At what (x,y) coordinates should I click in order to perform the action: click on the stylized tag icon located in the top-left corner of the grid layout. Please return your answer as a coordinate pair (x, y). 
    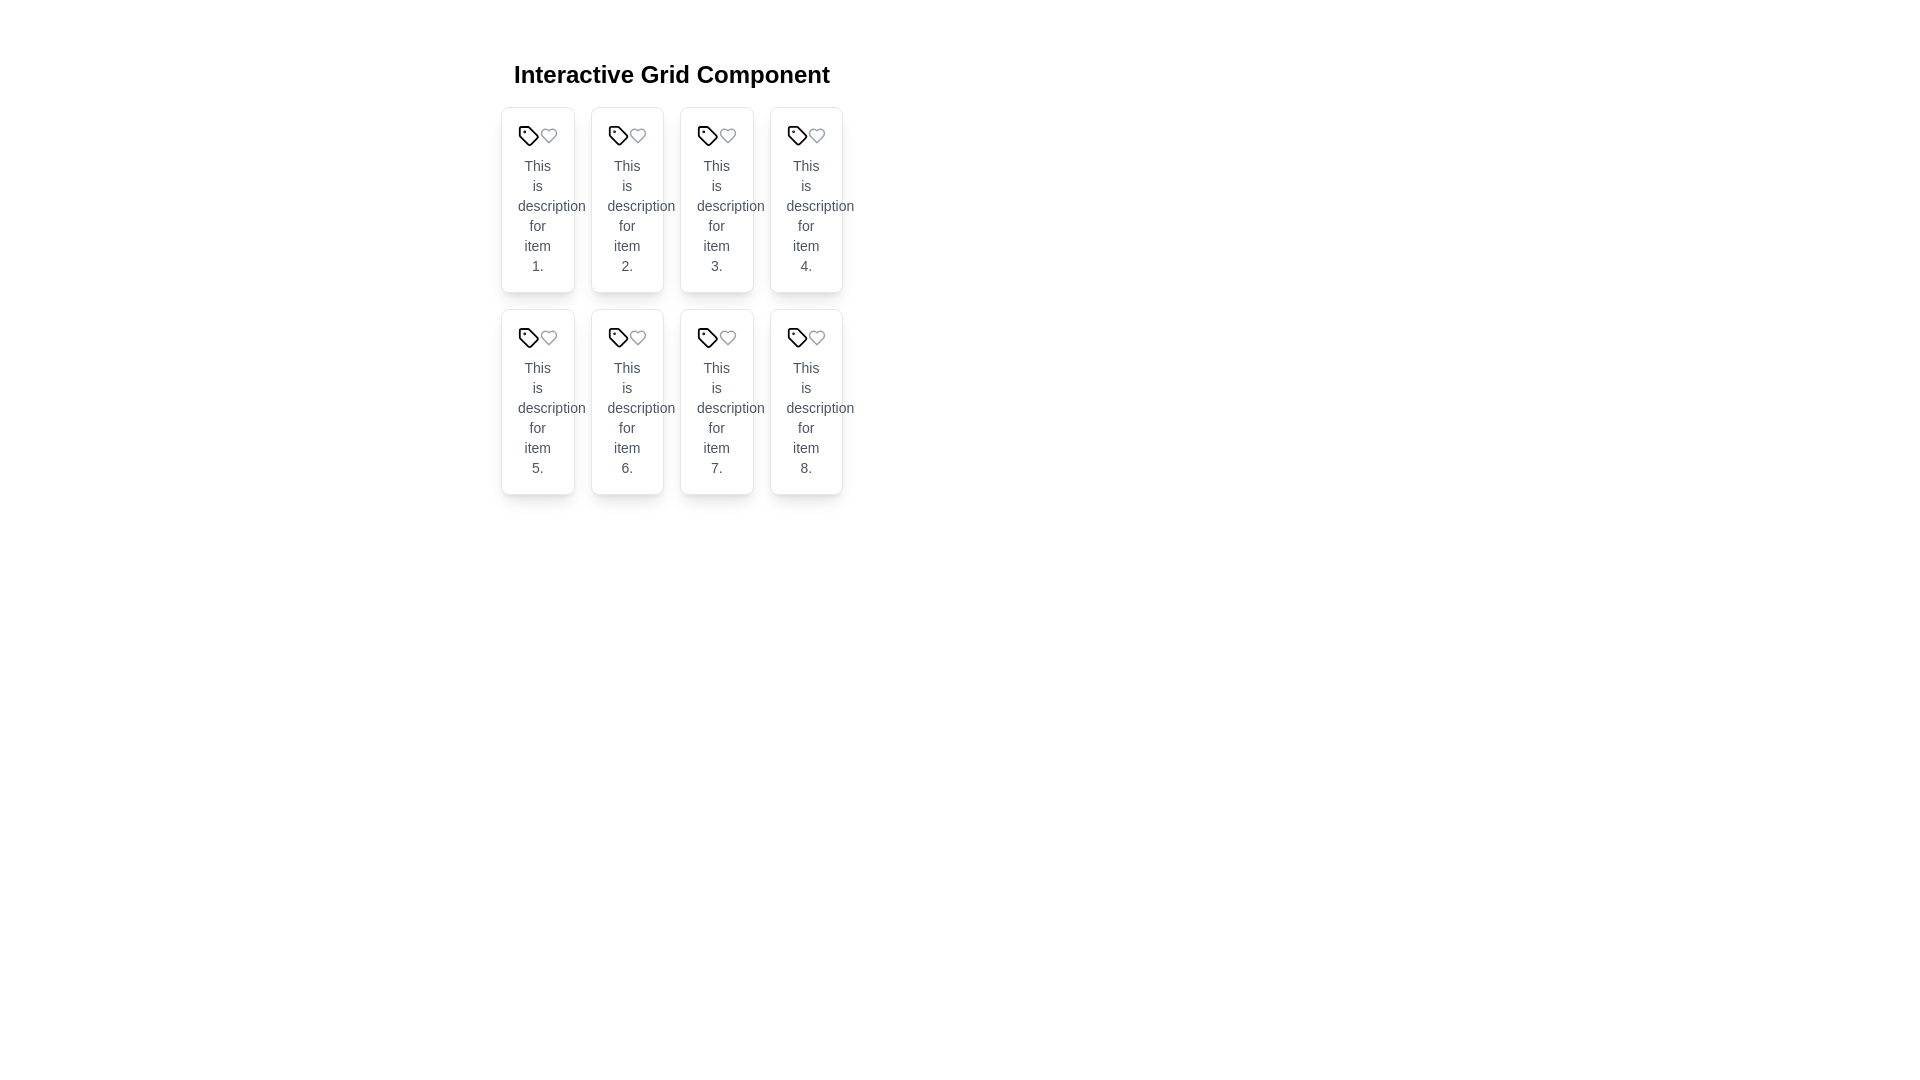
    Looking at the image, I should click on (528, 135).